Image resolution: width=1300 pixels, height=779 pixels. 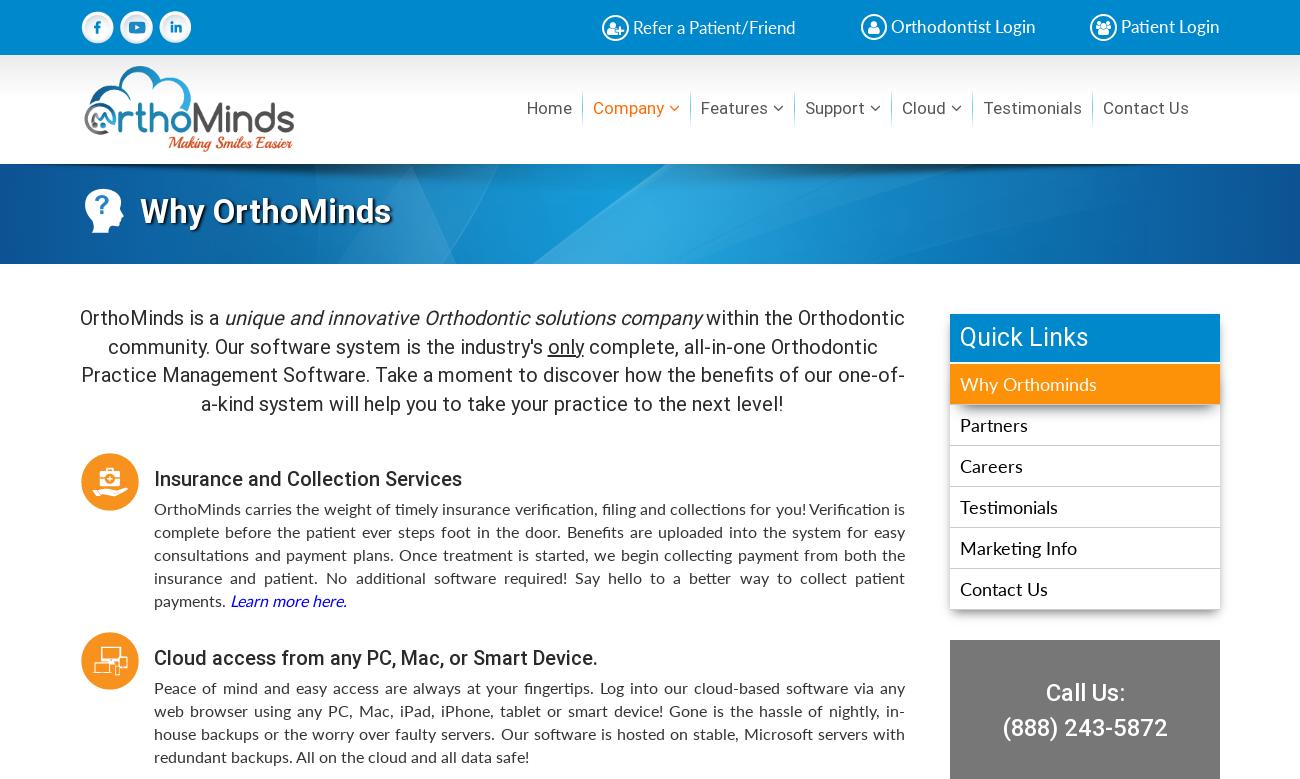 I want to click on 'Orthodontist Login', so click(x=963, y=26).